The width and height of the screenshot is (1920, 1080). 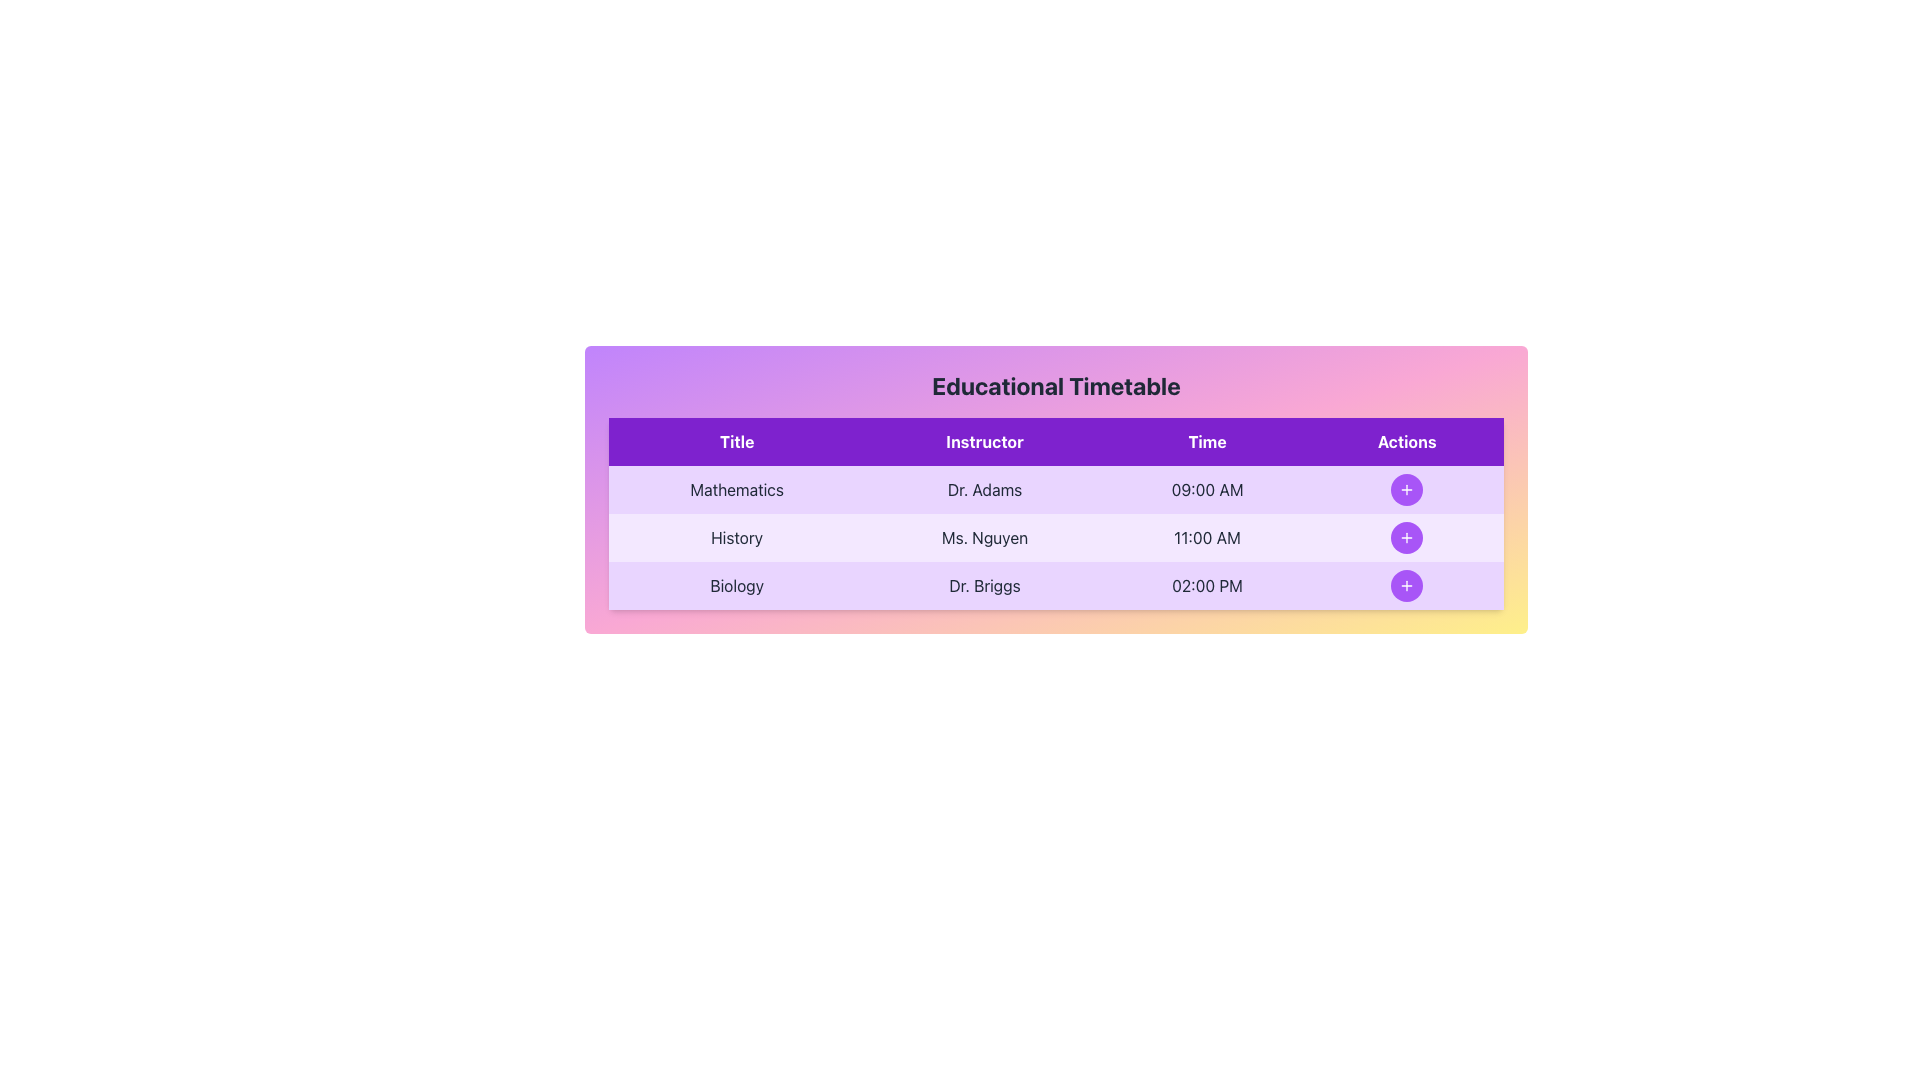 What do you see at coordinates (1055, 489) in the screenshot?
I see `course schedule details from the first entry of the table titled 'Educational Timetable', which includes the course title, instructor's name, and class time` at bounding box center [1055, 489].